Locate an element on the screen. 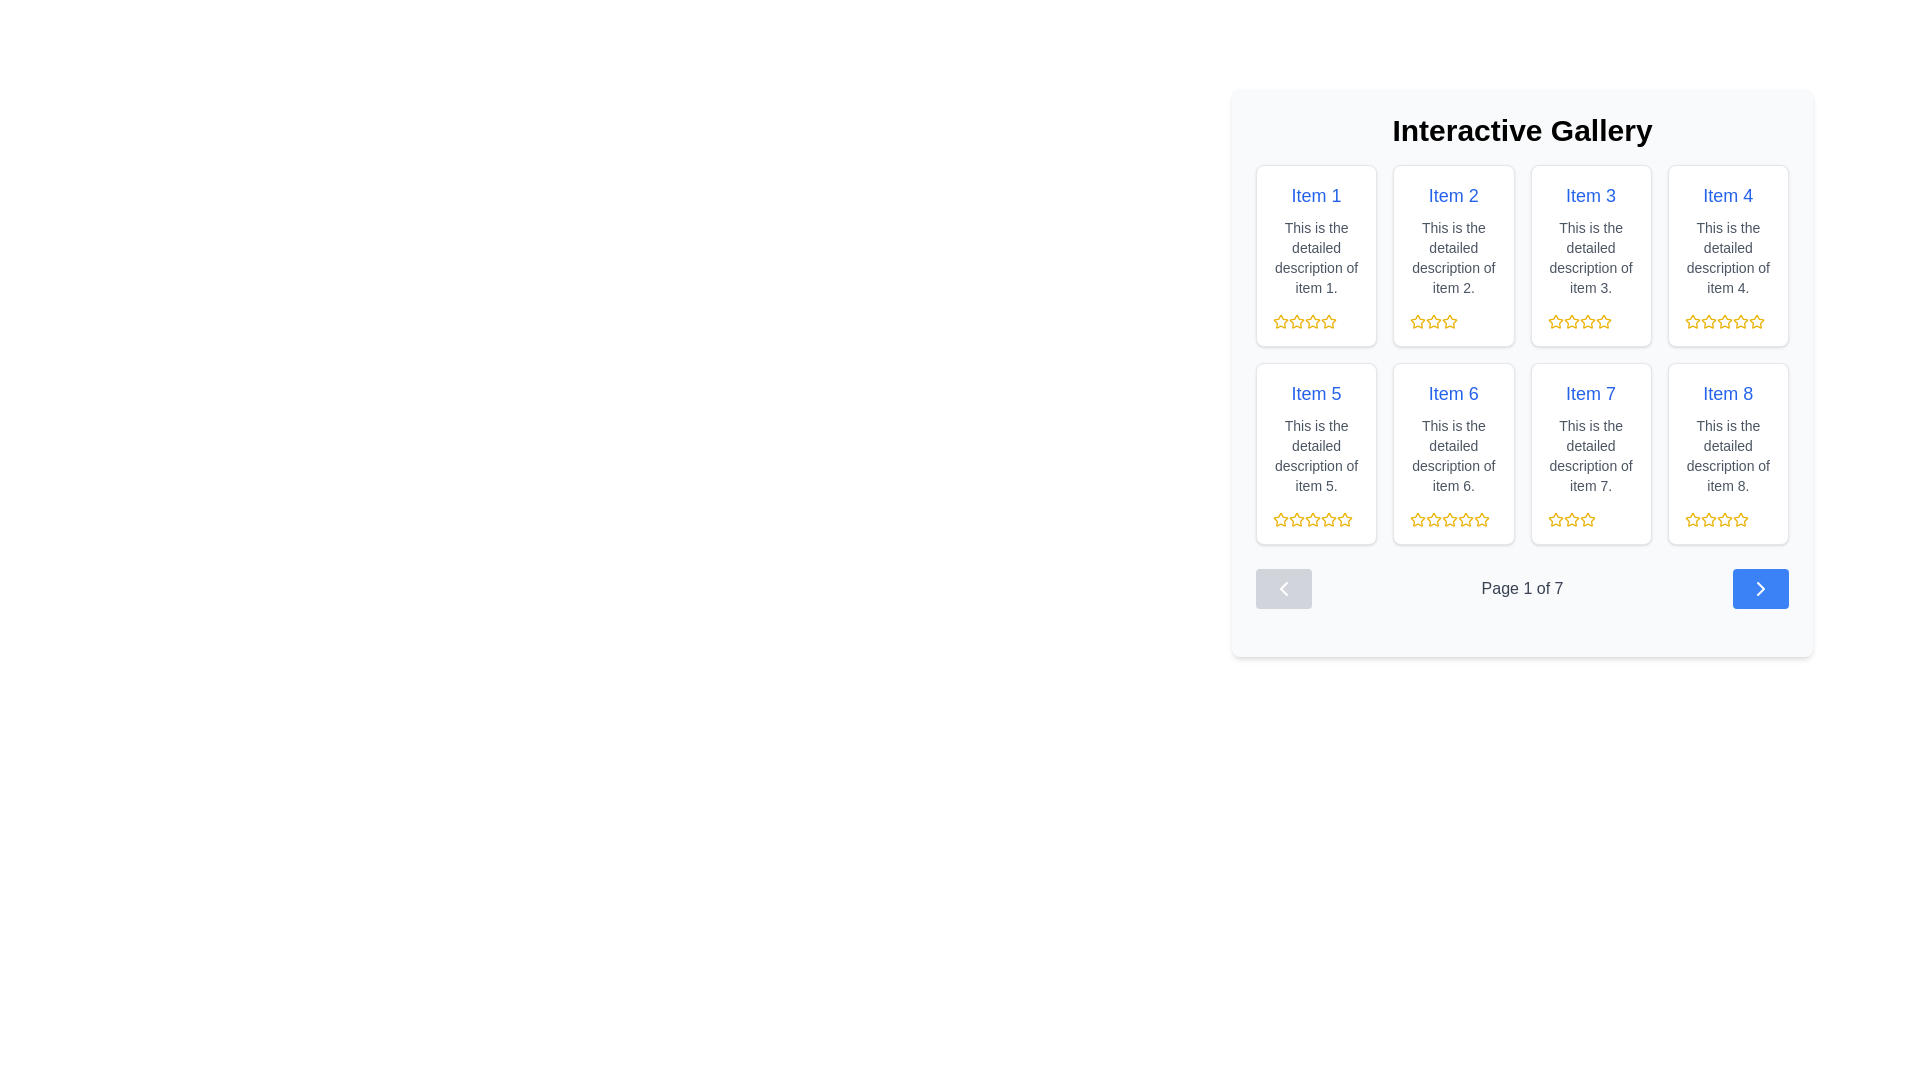 Image resolution: width=1920 pixels, height=1080 pixels. the third yellow star icon in the rating system below the description of Item 7 in the interactive gallery to rate it is located at coordinates (1570, 519).